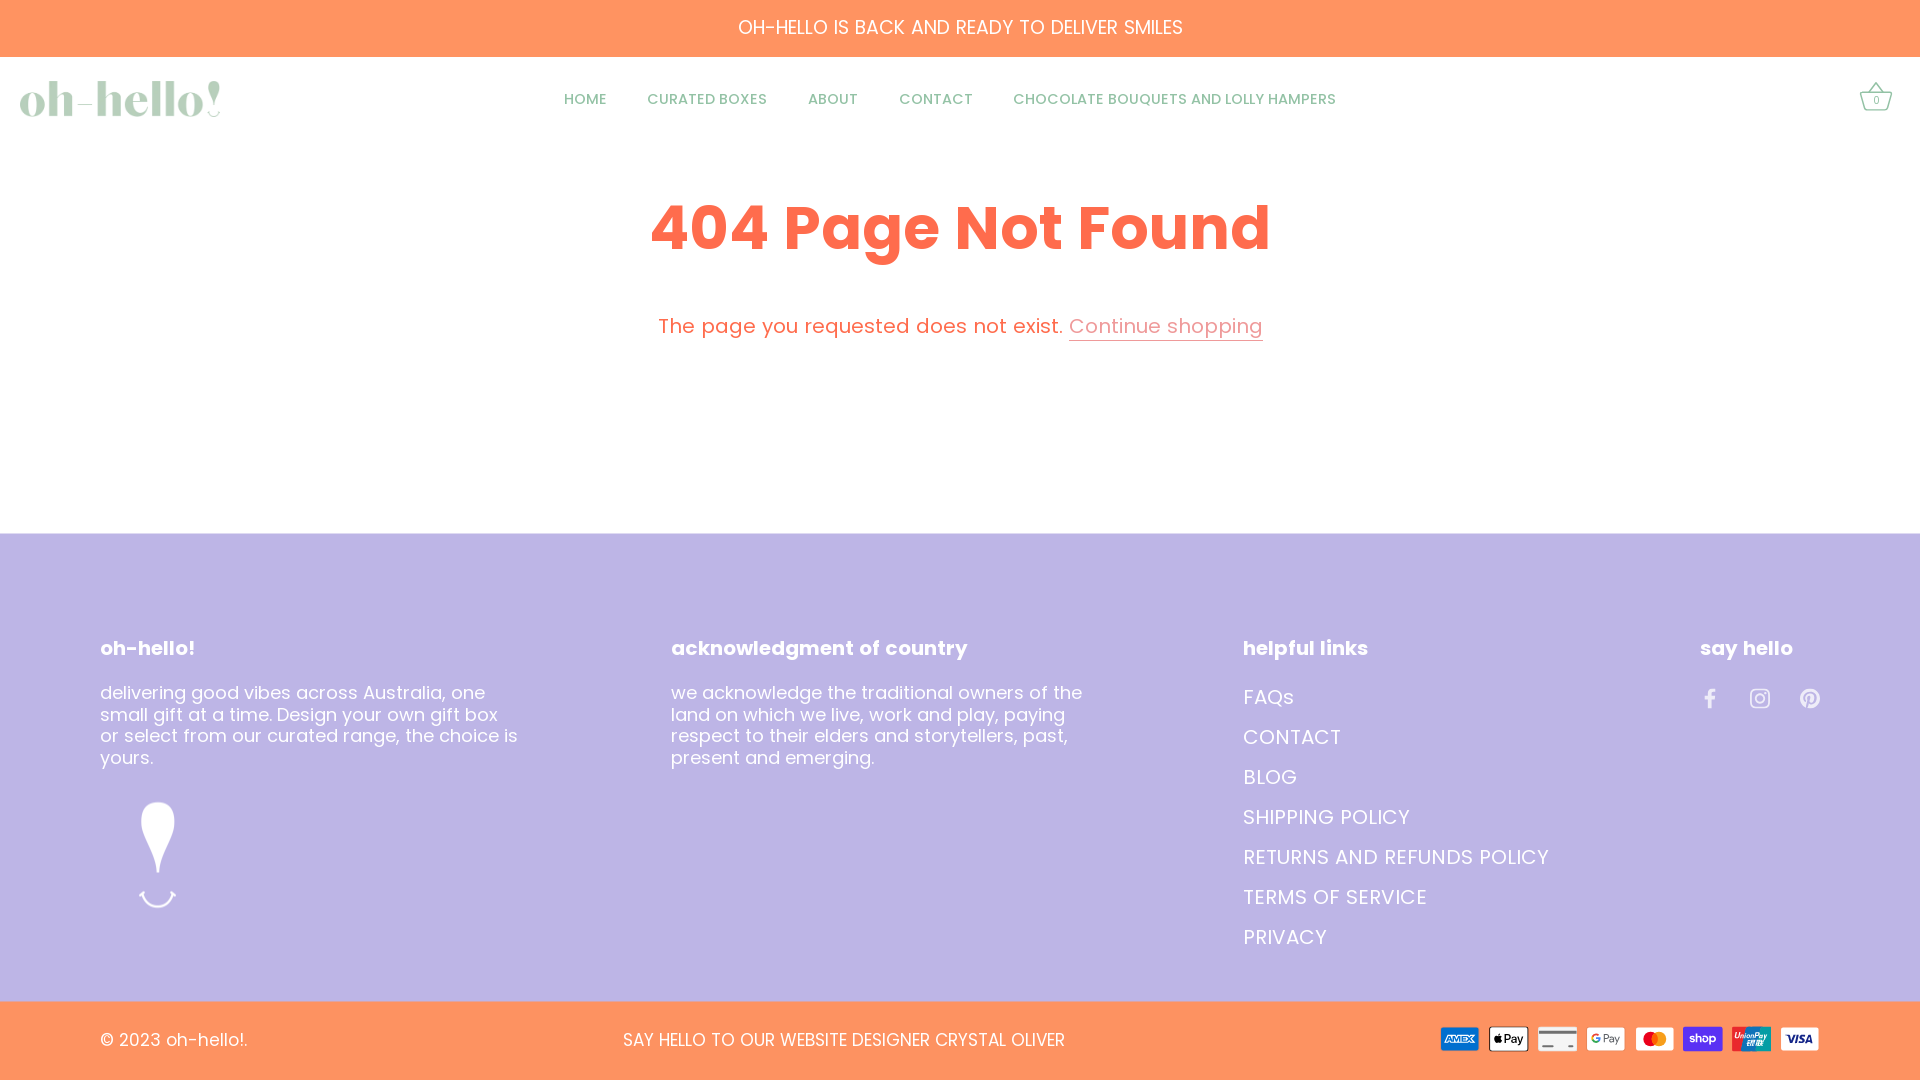 This screenshot has height=1080, width=1920. What do you see at coordinates (1242, 816) in the screenshot?
I see `'SHIPPING POLICY'` at bounding box center [1242, 816].